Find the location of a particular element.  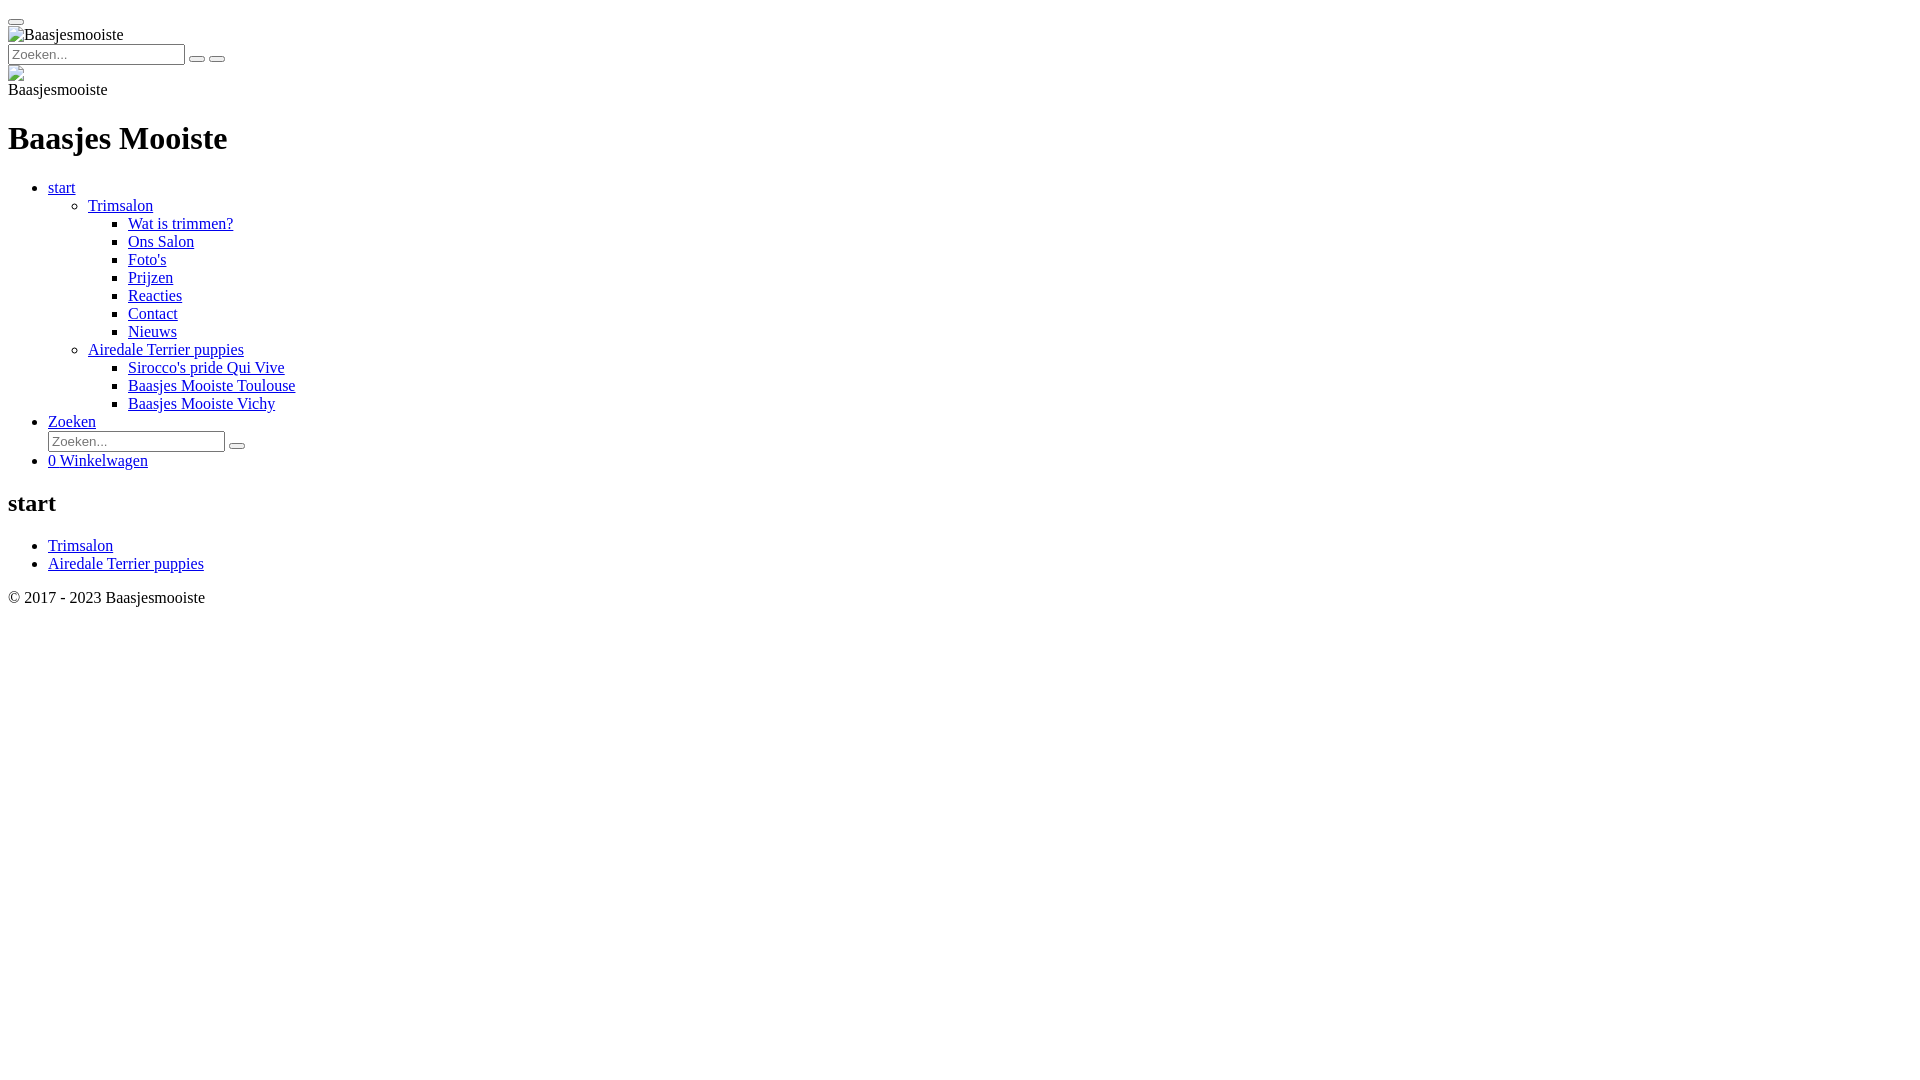

'Baasjes Mooiste Vichy' is located at coordinates (201, 403).